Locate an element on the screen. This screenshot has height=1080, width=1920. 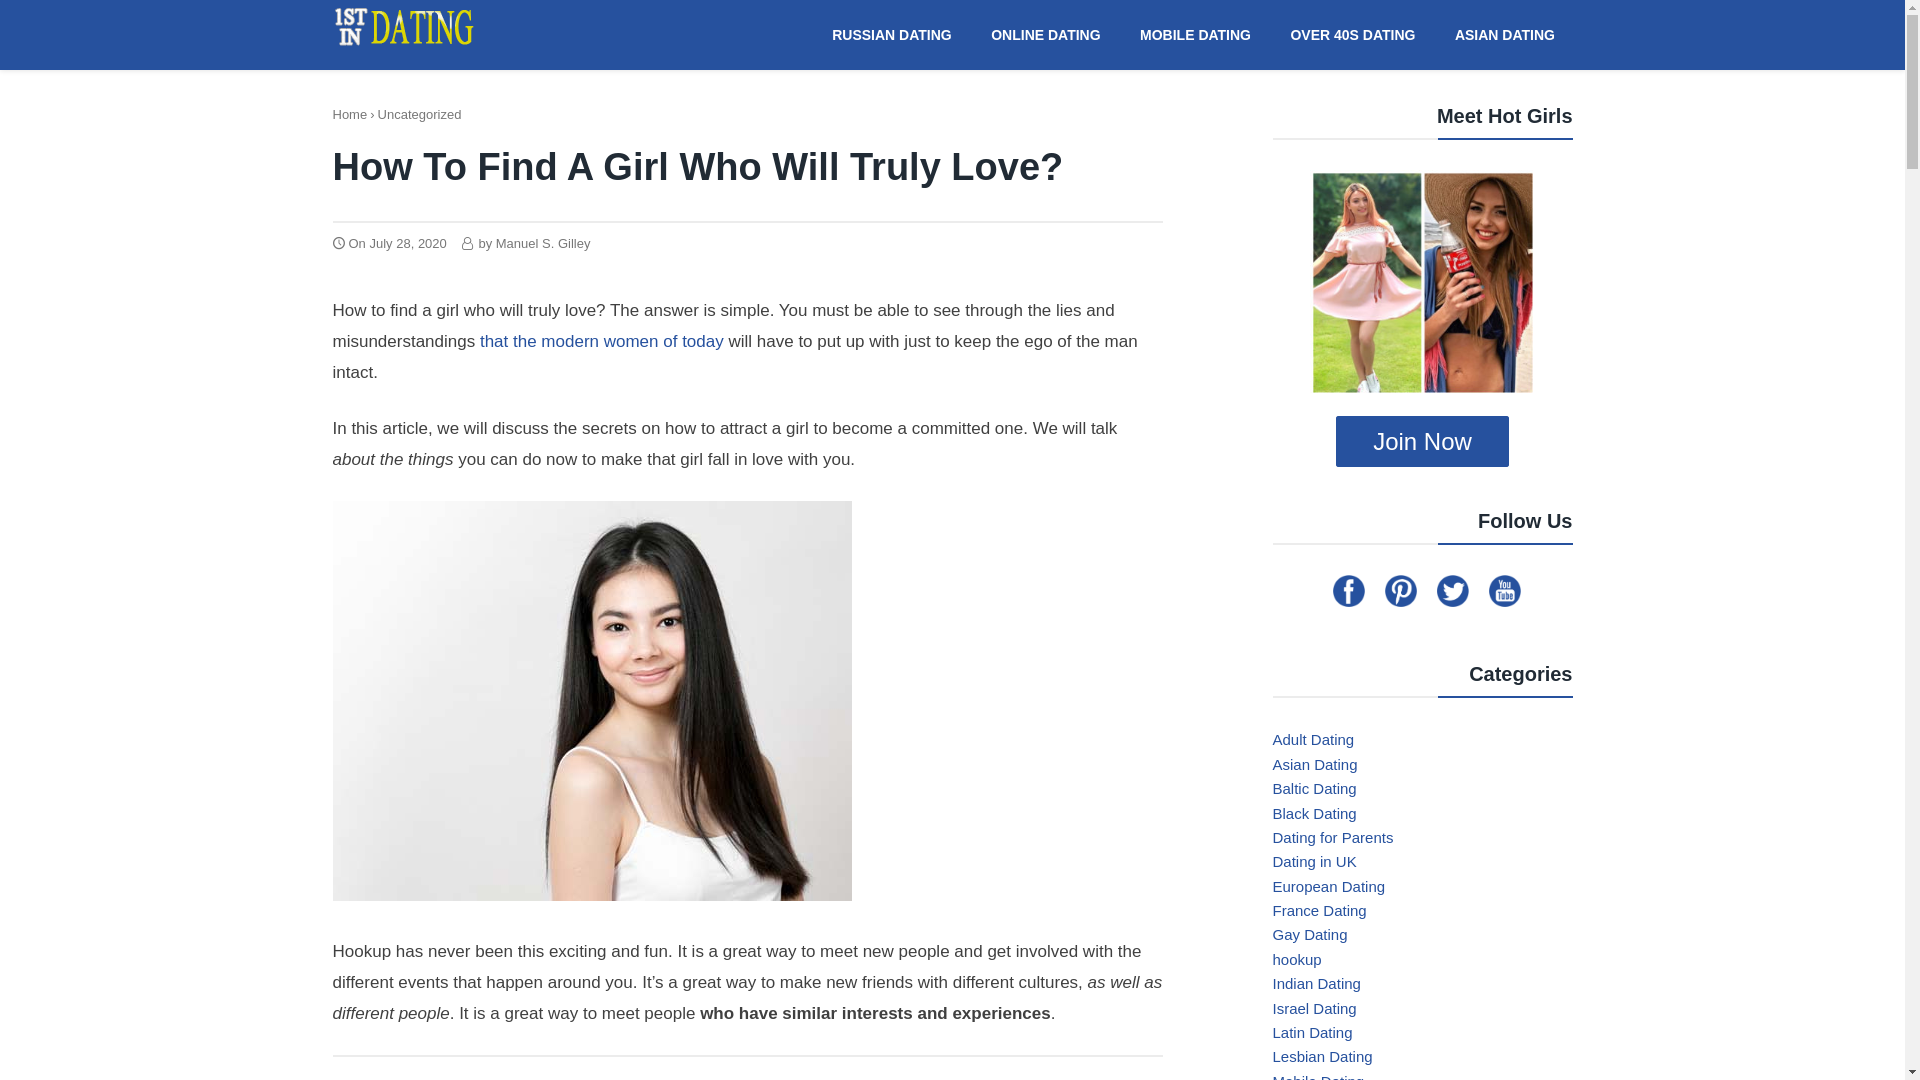
'Home' is located at coordinates (349, 114).